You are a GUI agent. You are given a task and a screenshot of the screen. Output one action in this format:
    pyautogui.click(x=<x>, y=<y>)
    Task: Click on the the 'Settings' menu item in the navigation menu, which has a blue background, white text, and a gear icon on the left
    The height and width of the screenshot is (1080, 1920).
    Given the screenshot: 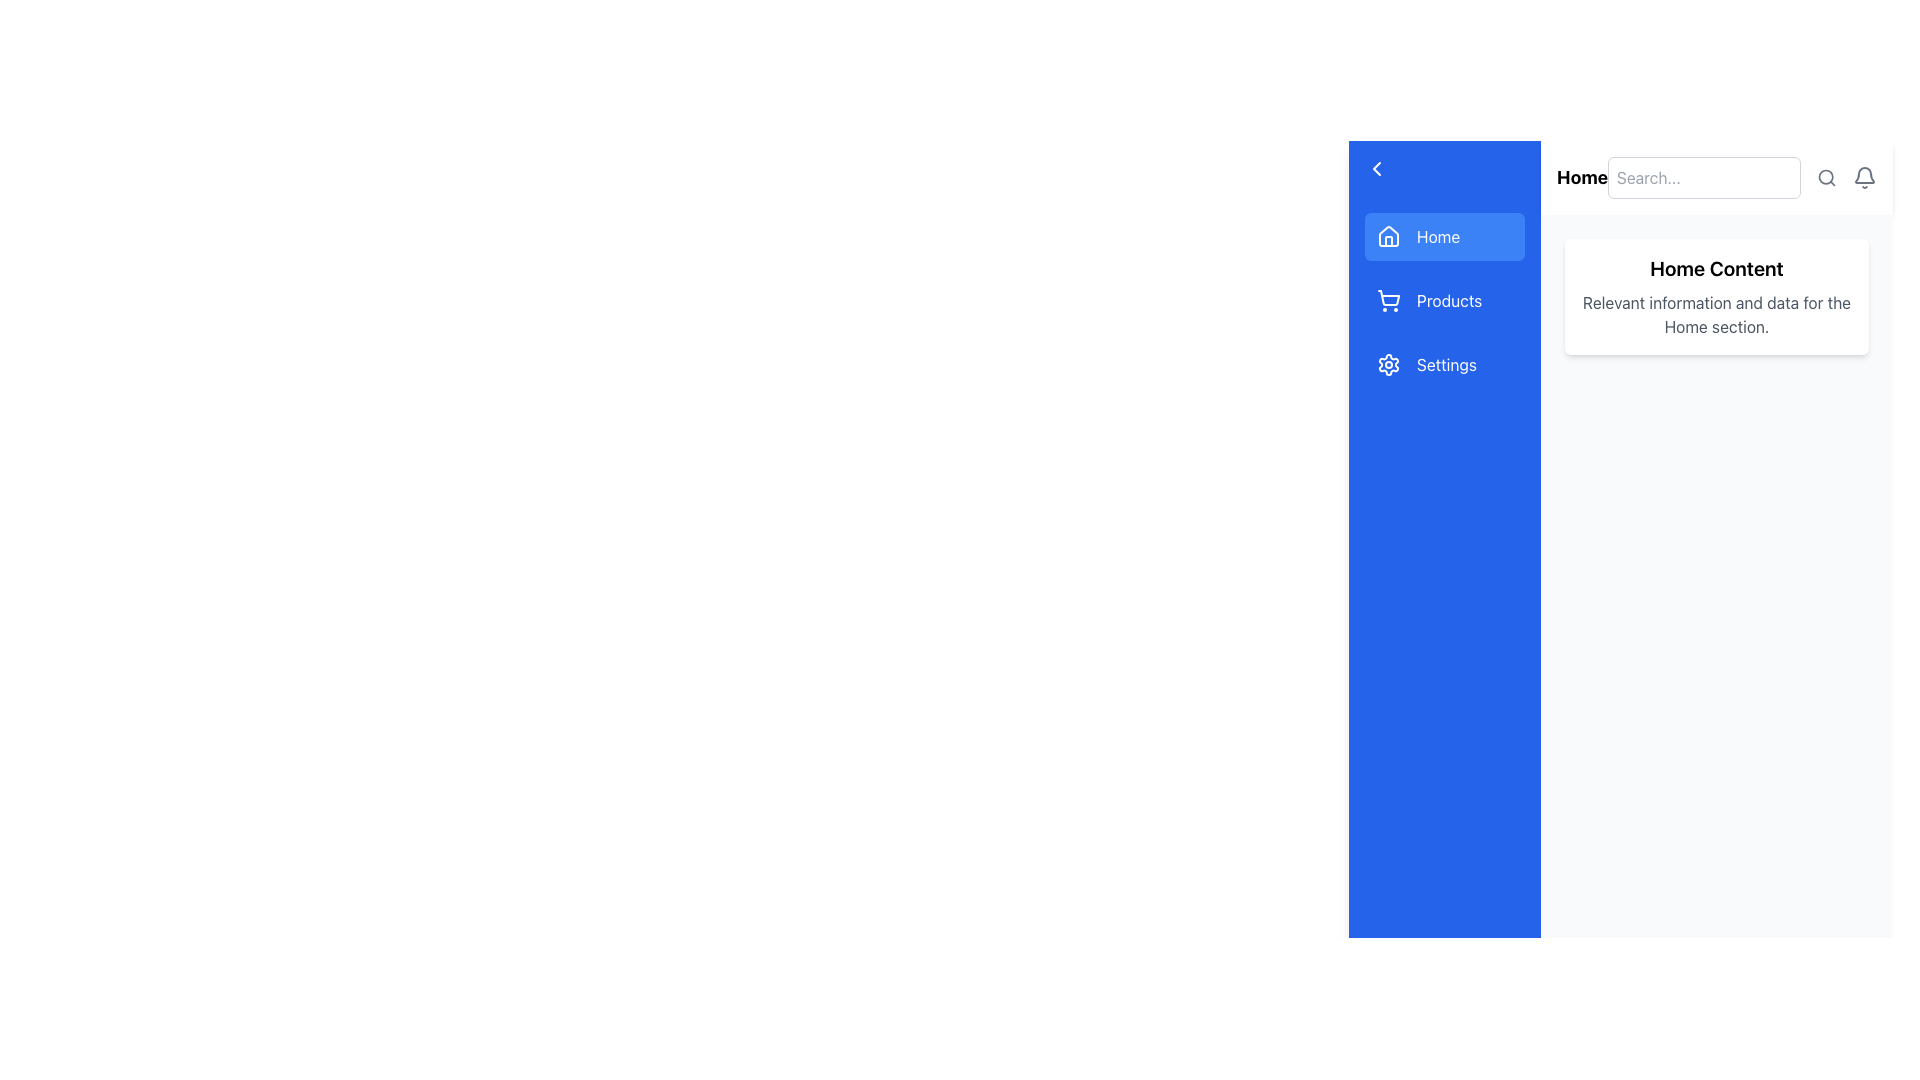 What is the action you would take?
    pyautogui.click(x=1444, y=365)
    